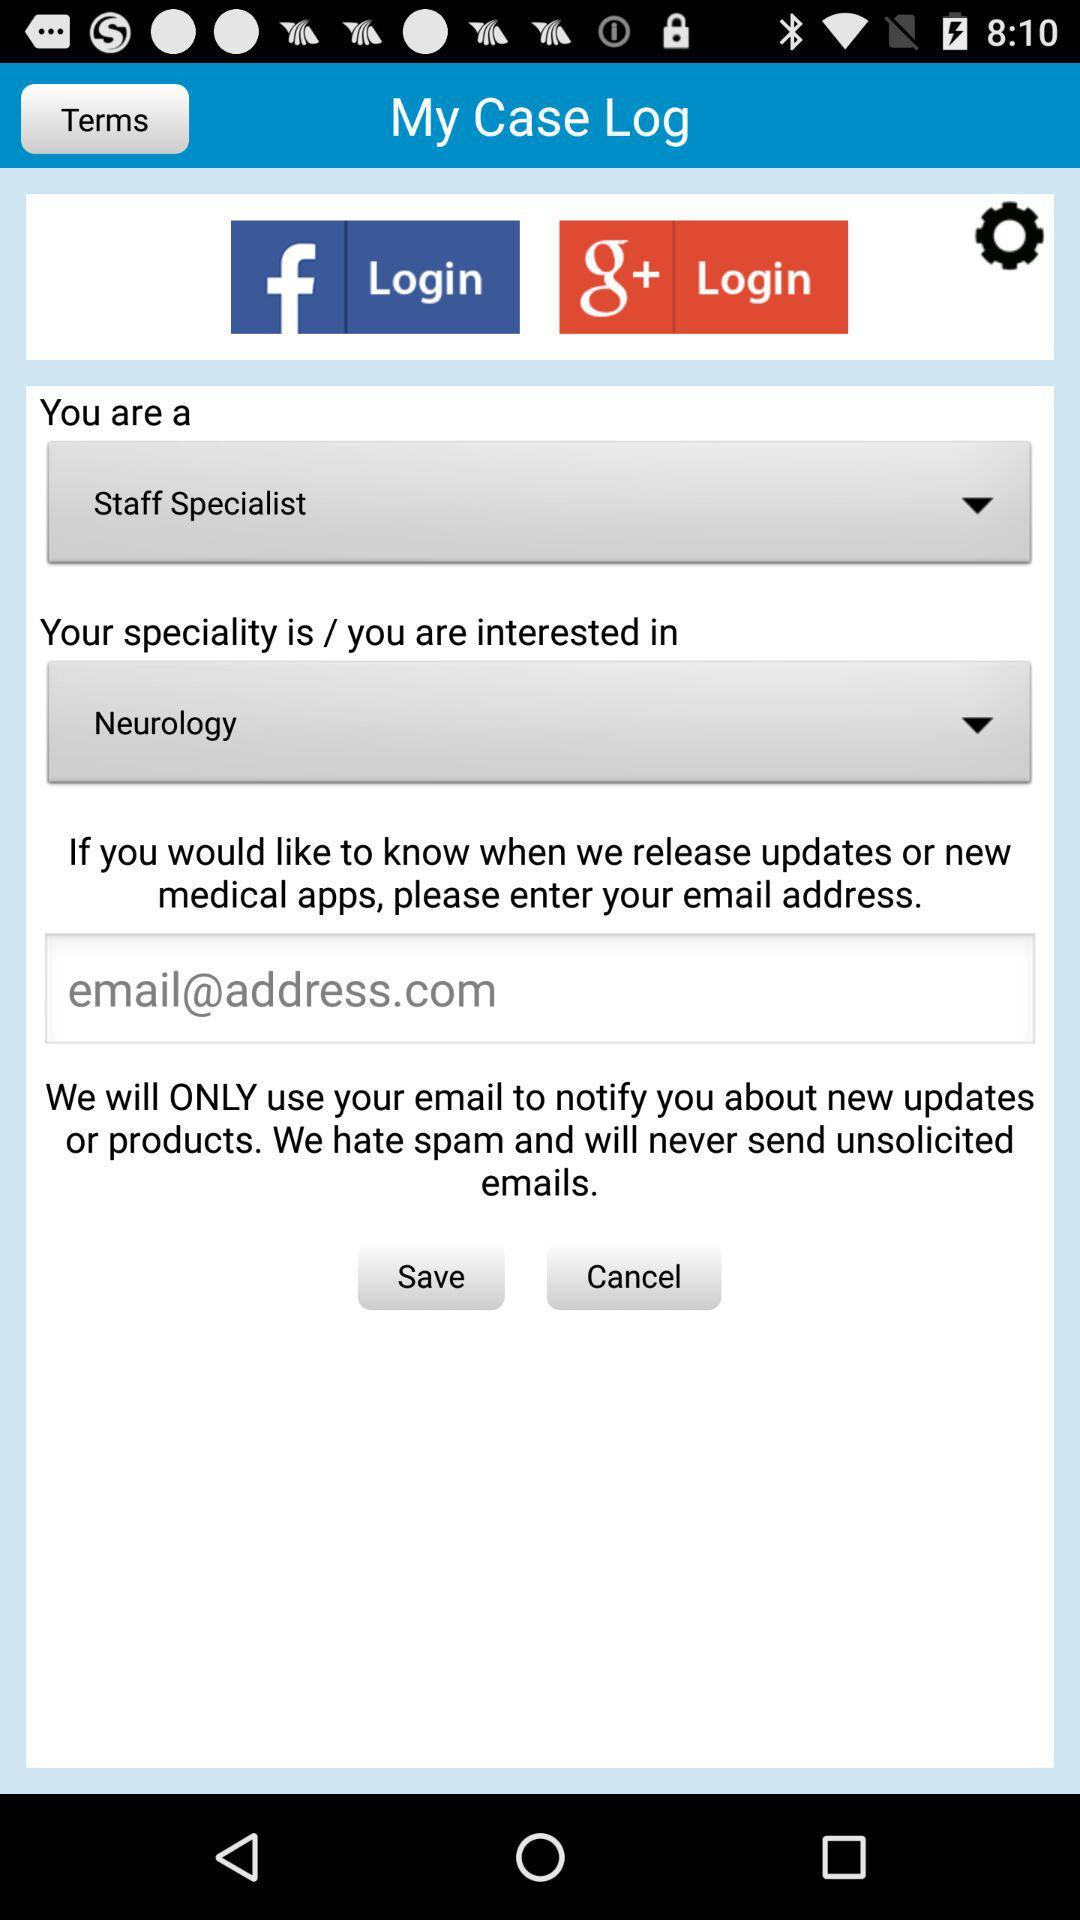 The width and height of the screenshot is (1080, 1920). I want to click on login with google+, so click(702, 276).